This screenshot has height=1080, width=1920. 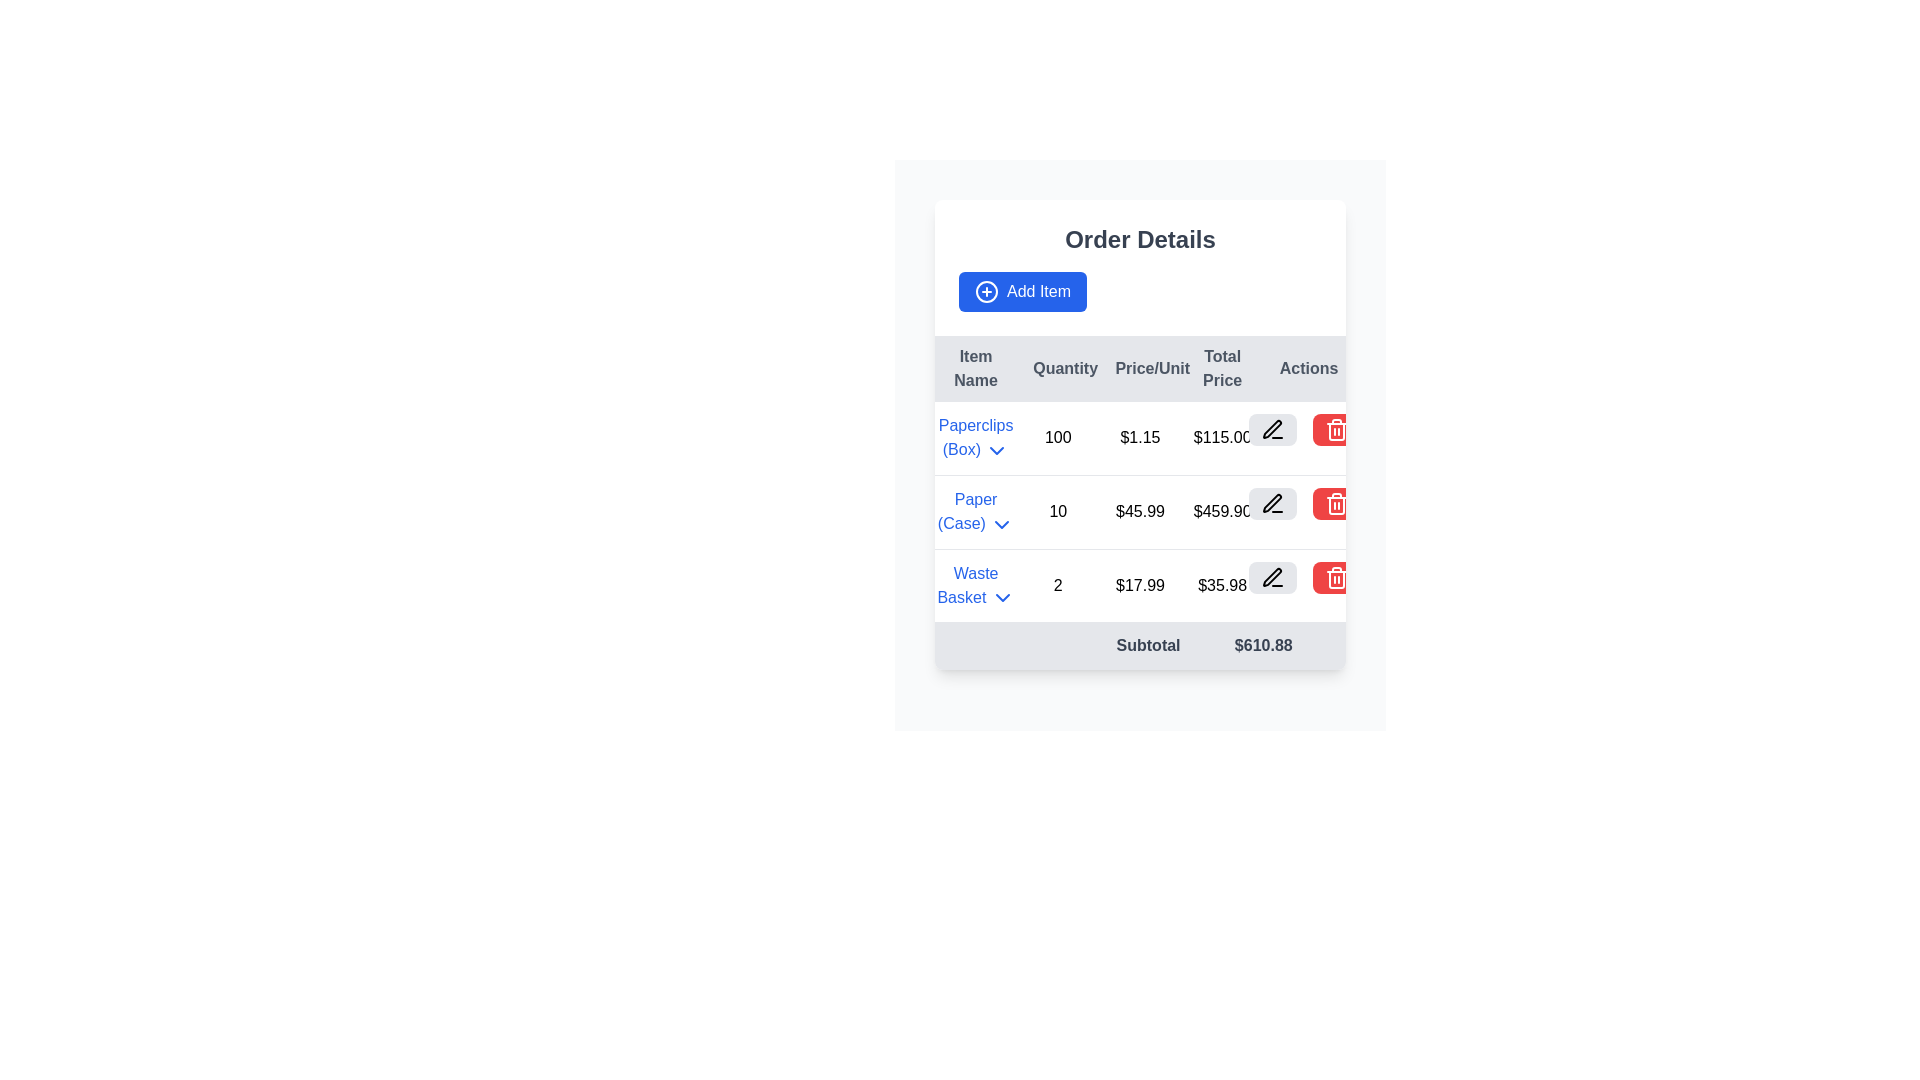 What do you see at coordinates (976, 437) in the screenshot?
I see `the Dropdown label displaying 'Paperclips (Box)'` at bounding box center [976, 437].